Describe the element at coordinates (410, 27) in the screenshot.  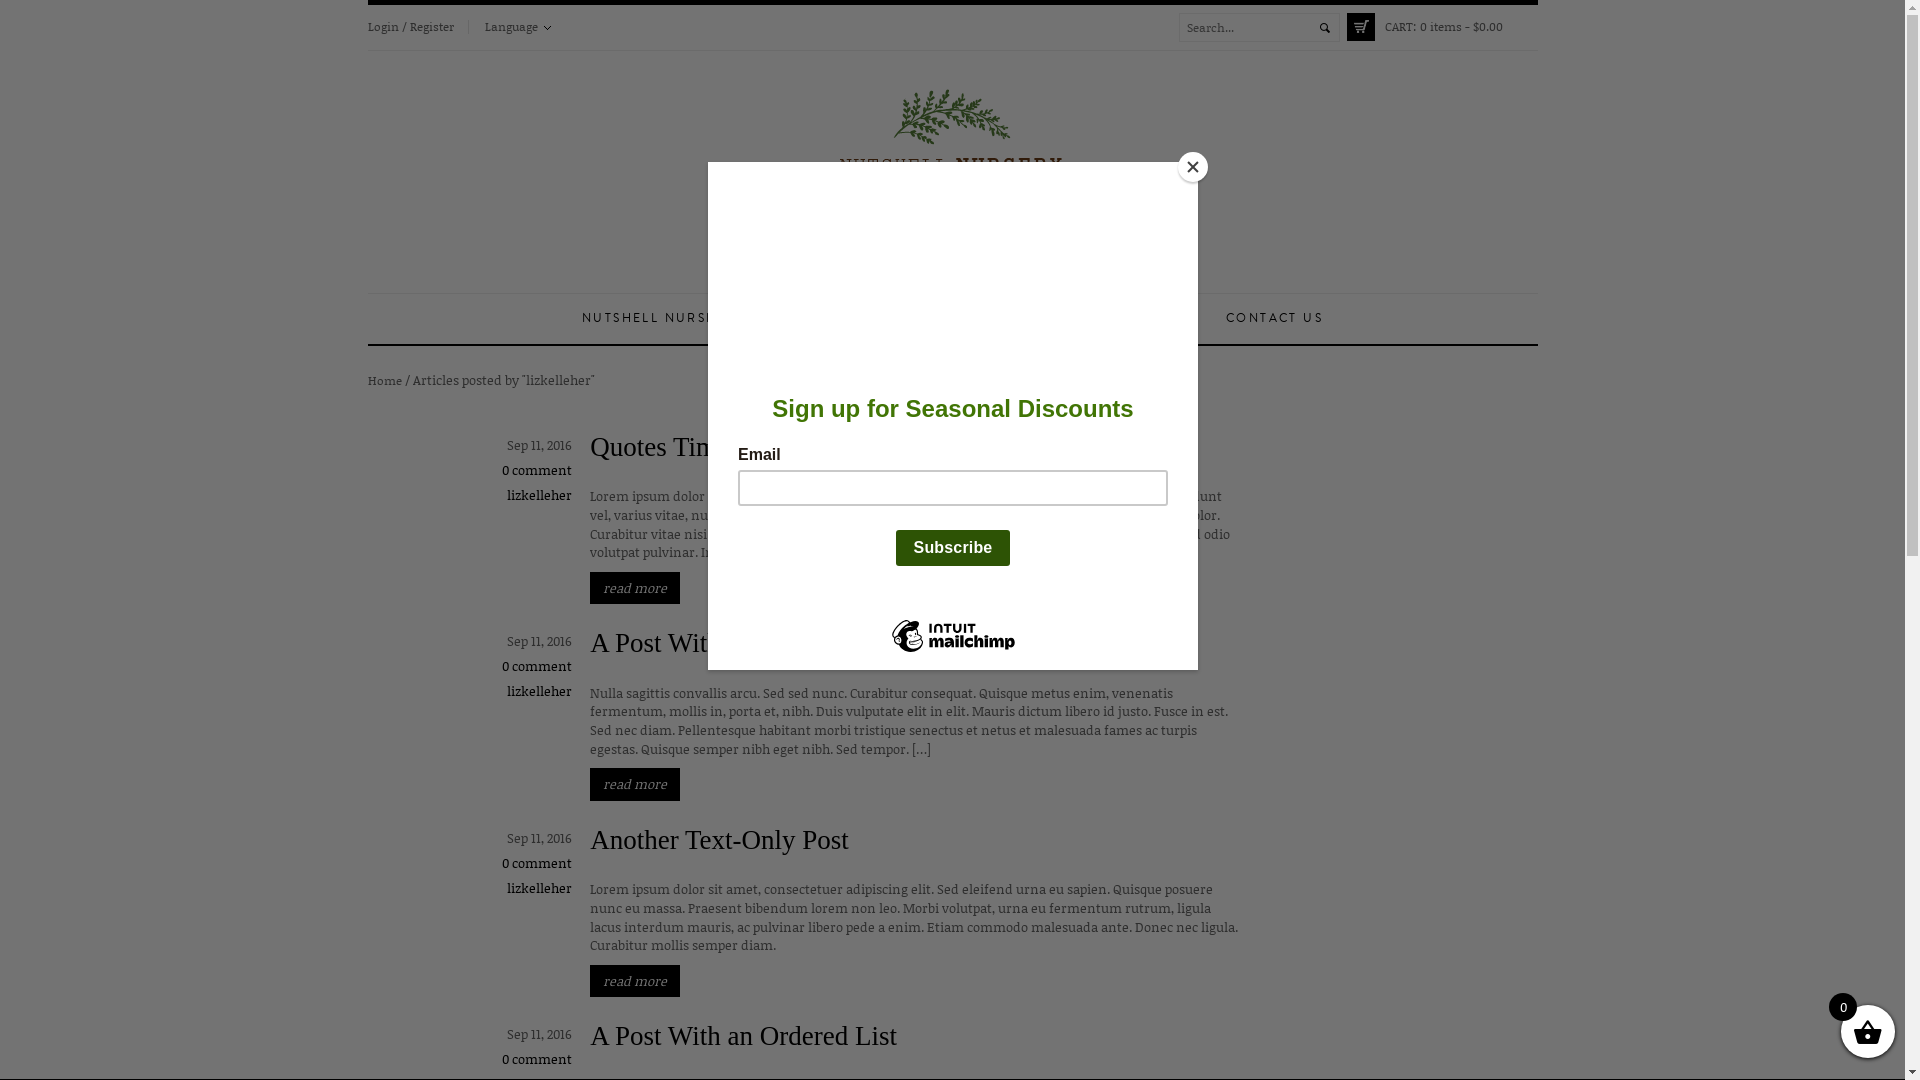
I see `'Login / Register'` at that location.